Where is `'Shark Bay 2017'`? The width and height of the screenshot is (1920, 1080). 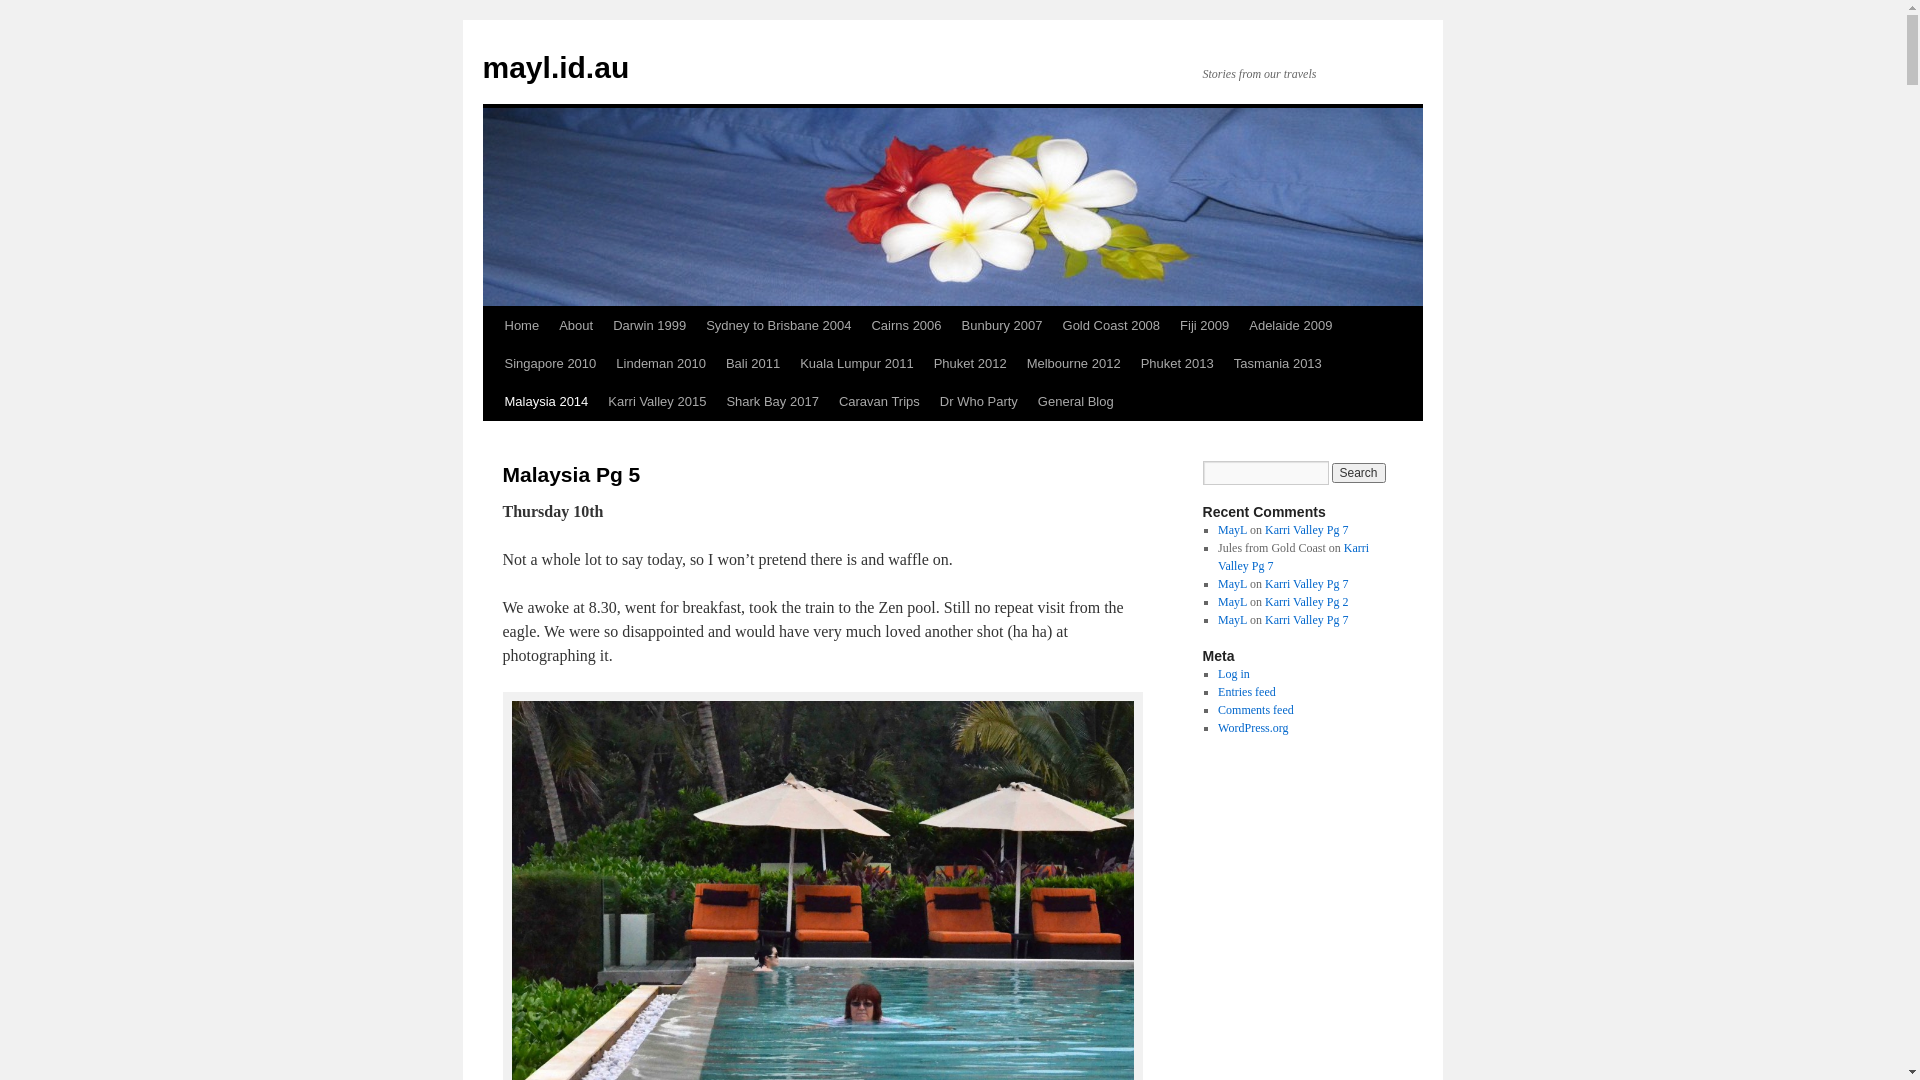 'Shark Bay 2017' is located at coordinates (771, 401).